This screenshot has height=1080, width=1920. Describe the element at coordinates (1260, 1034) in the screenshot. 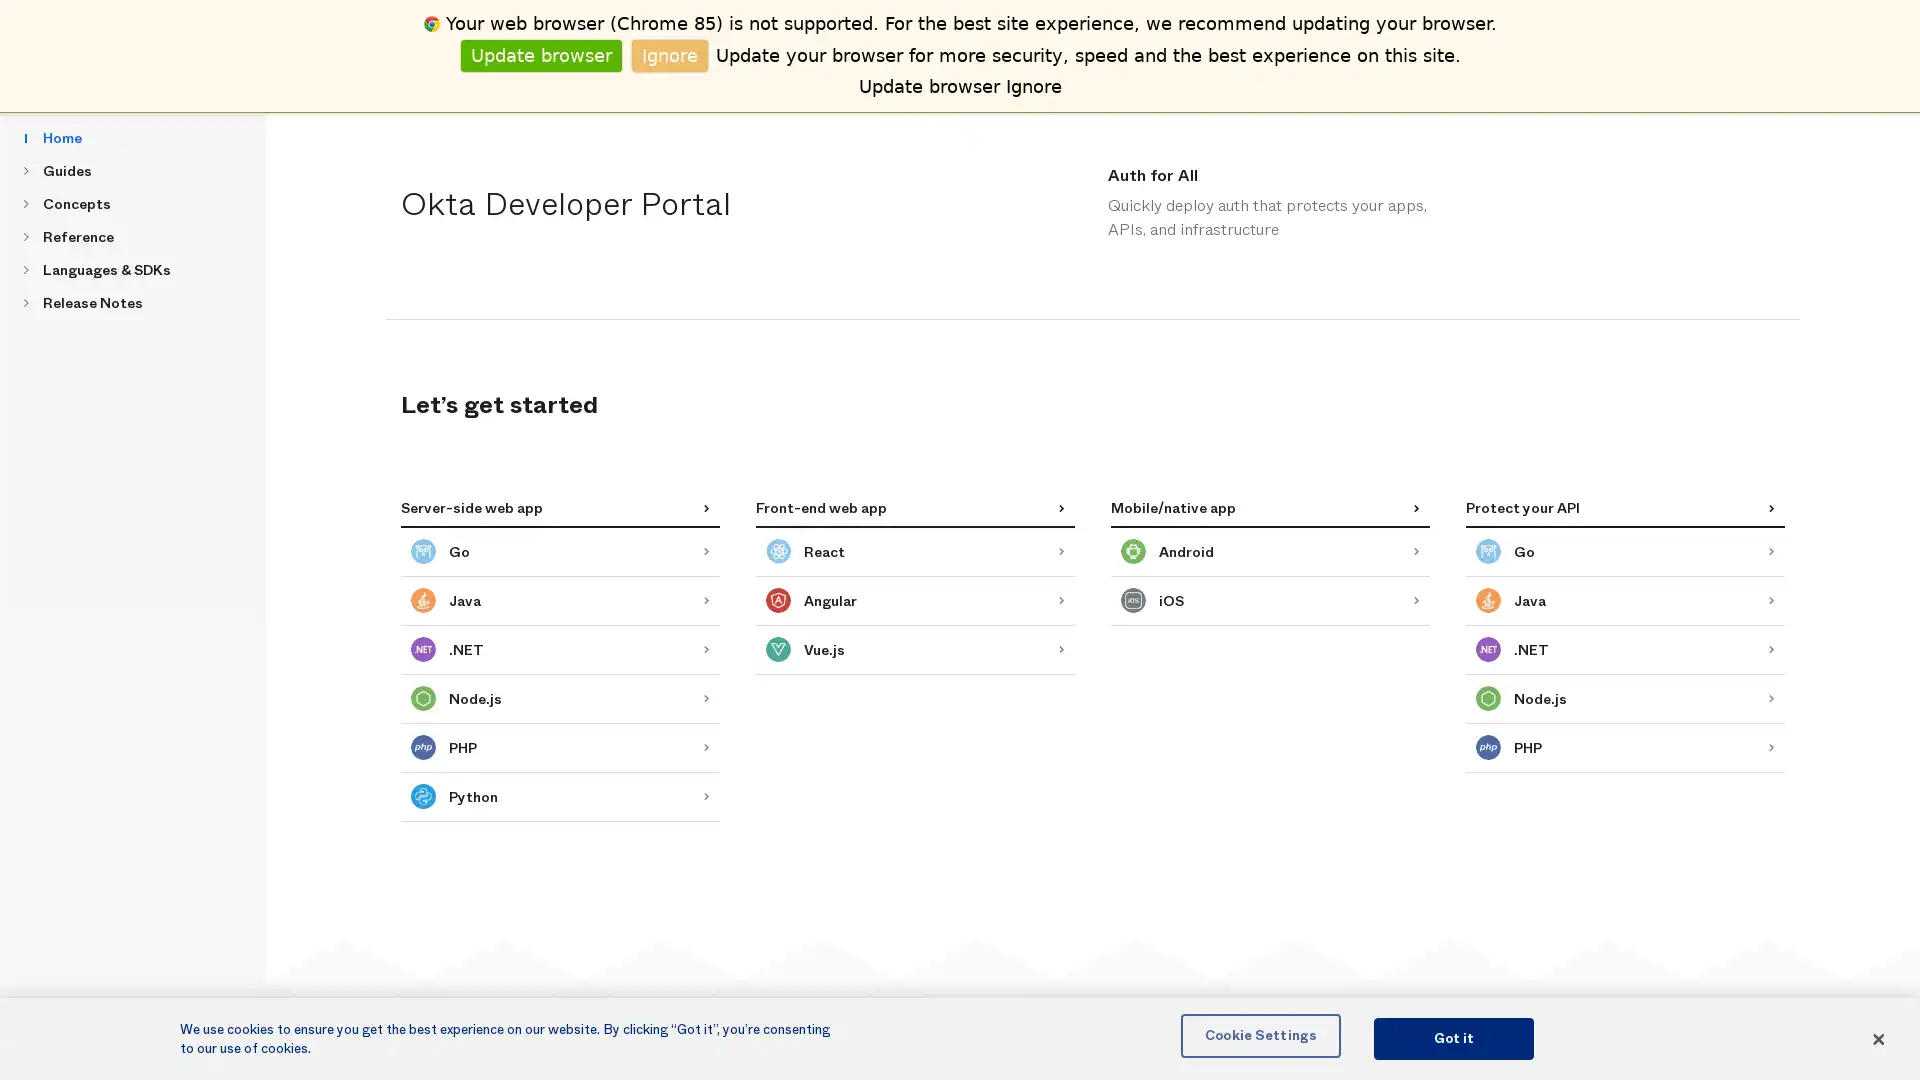

I see `Cookie Settings` at that location.